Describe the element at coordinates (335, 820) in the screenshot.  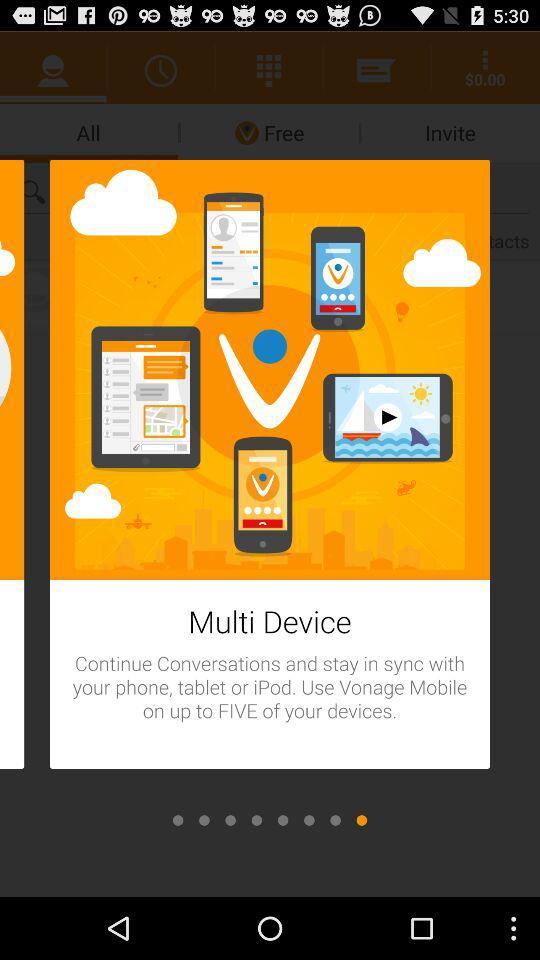
I see `previous` at that location.